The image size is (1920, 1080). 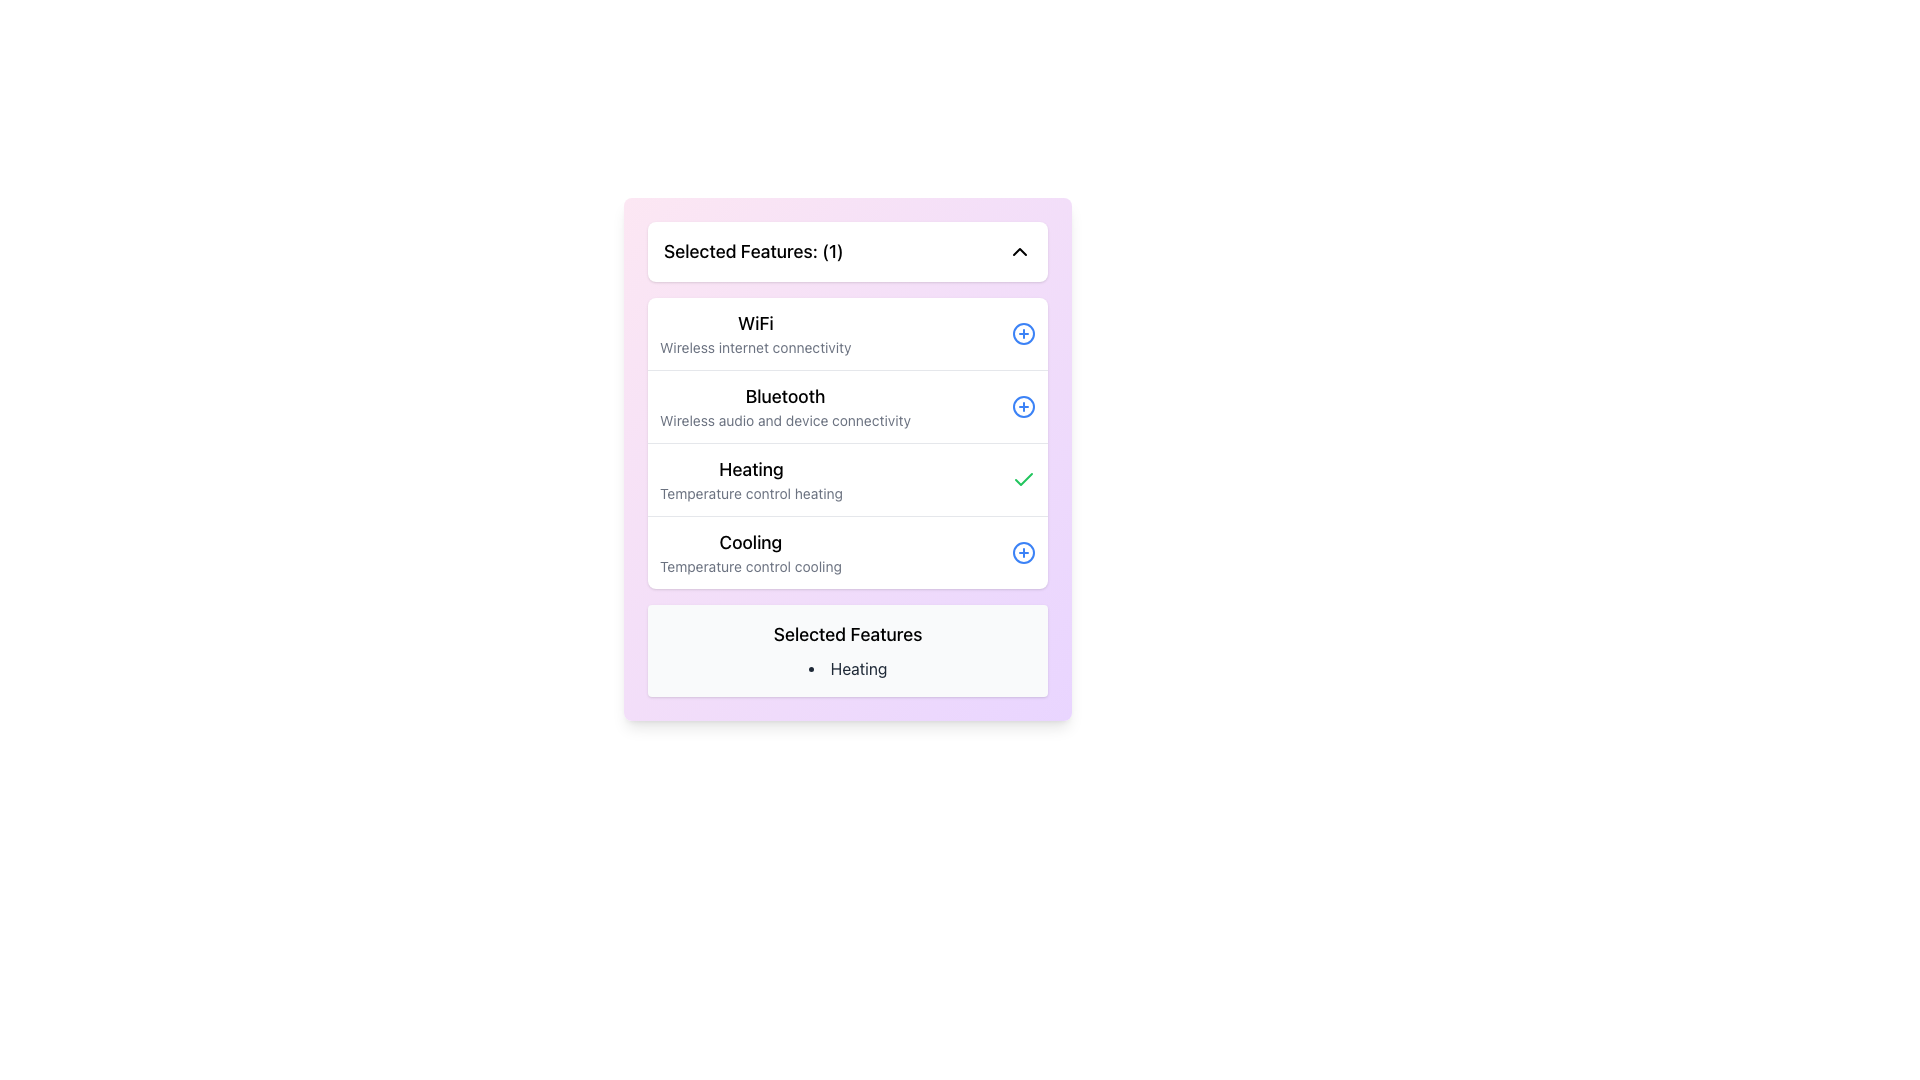 I want to click on the 'Bluetooth' text label with contextual description, which features bold text for 'Bluetooth' and smaller gray text for 'Wireless audio and device connectivity', located in the selectable features list, so click(x=784, y=406).